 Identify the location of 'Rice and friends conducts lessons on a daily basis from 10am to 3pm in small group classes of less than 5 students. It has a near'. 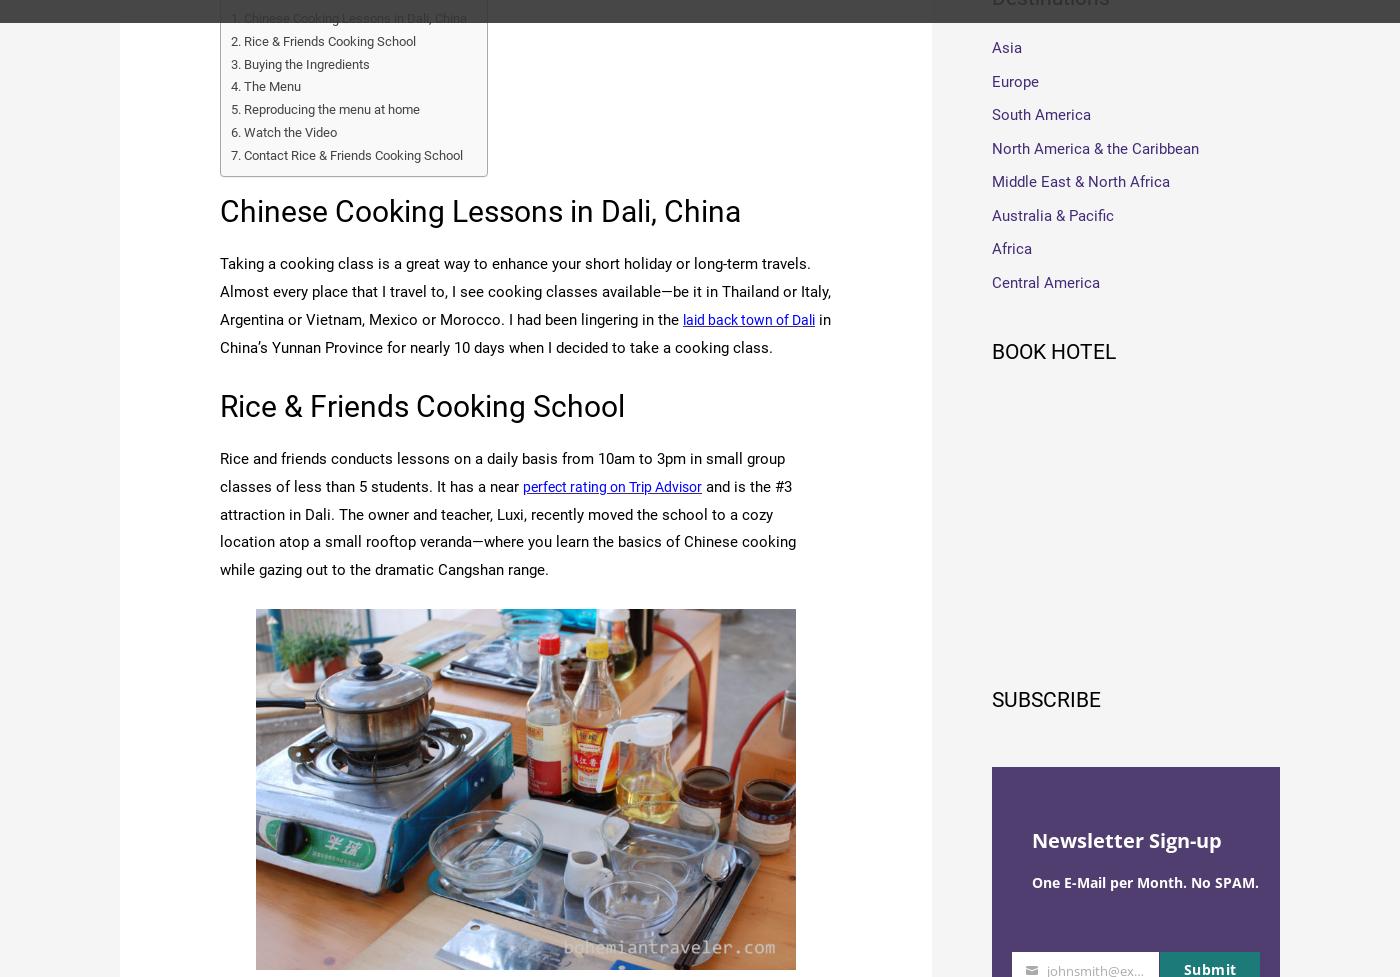
(502, 471).